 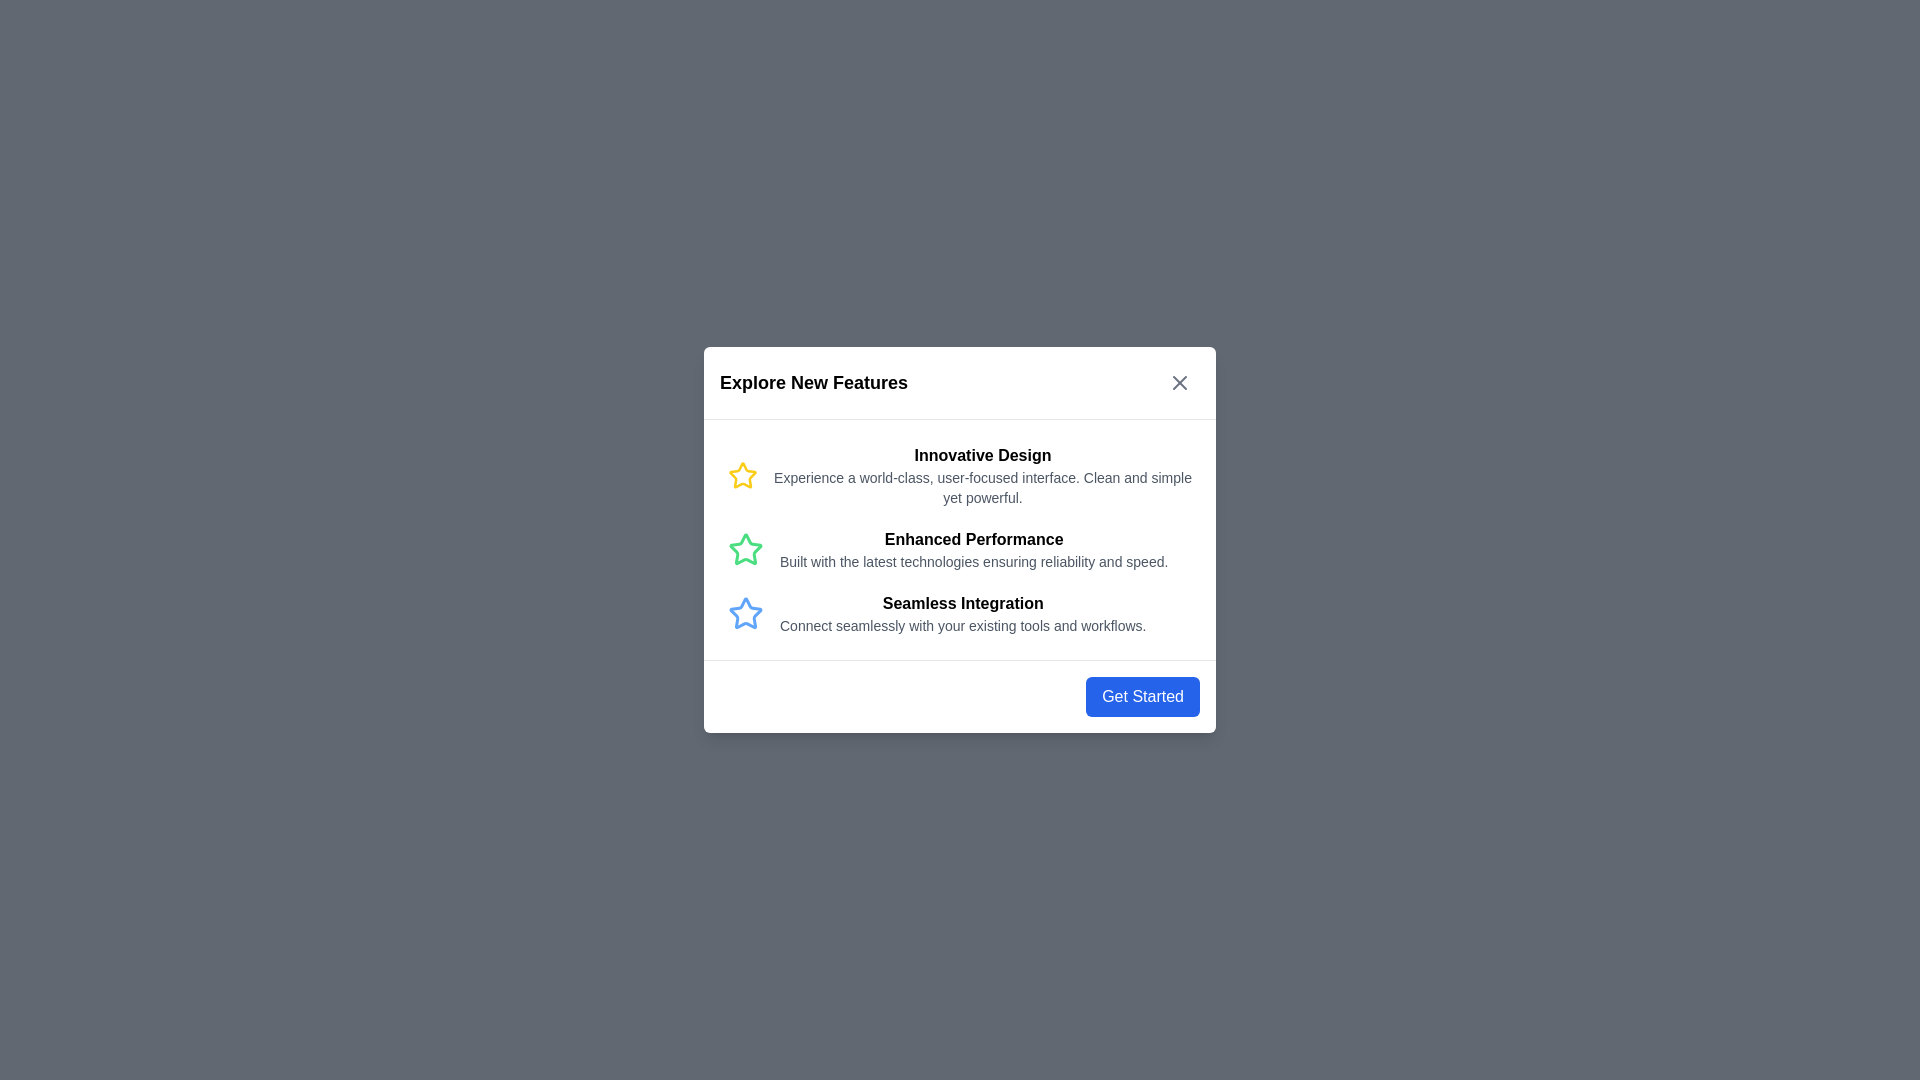 I want to click on the circular button with an 'X' icon in the top-right corner of the 'Explore New Features' dialog, so click(x=1180, y=382).